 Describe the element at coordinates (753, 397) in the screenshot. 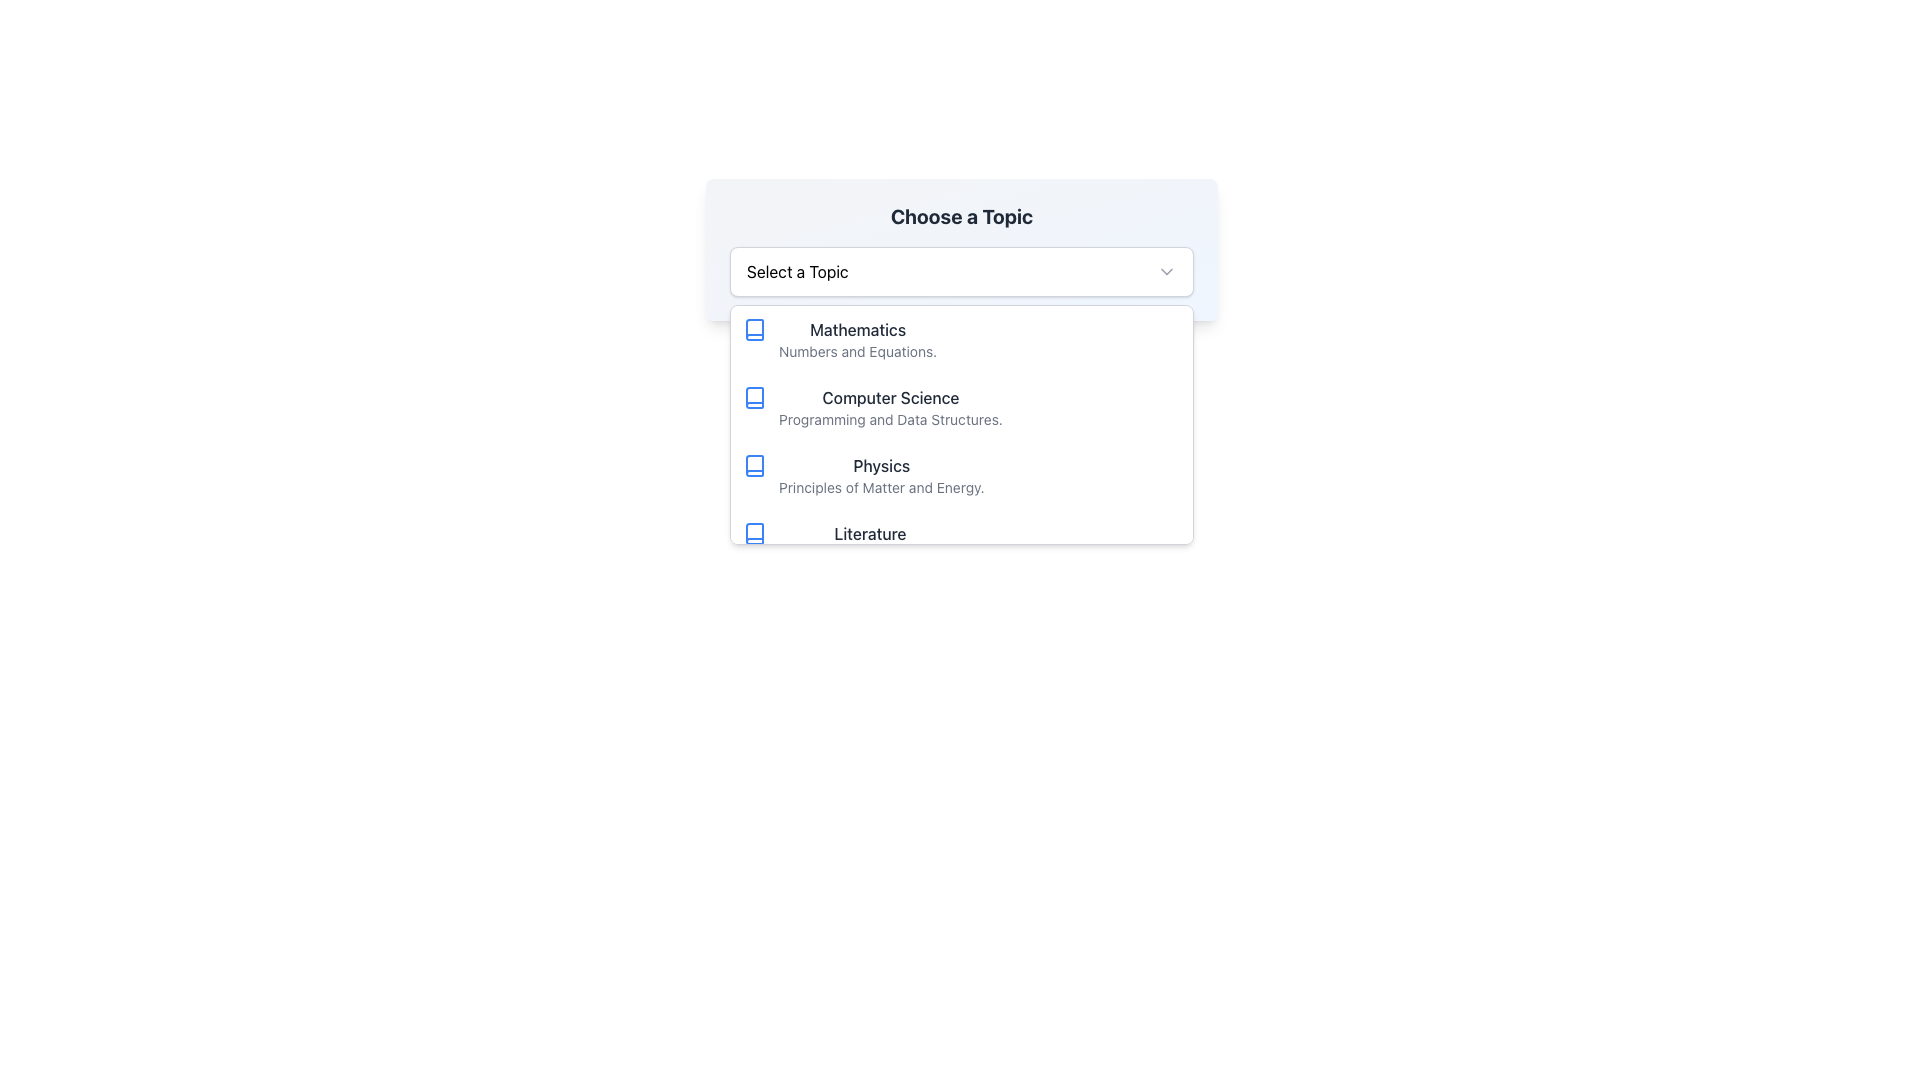

I see `the blue book icon located at the beginning of the second row in the dropdown list, adjacent to the text 'Computer Science' and above 'Programming and Data Structures.'` at that location.